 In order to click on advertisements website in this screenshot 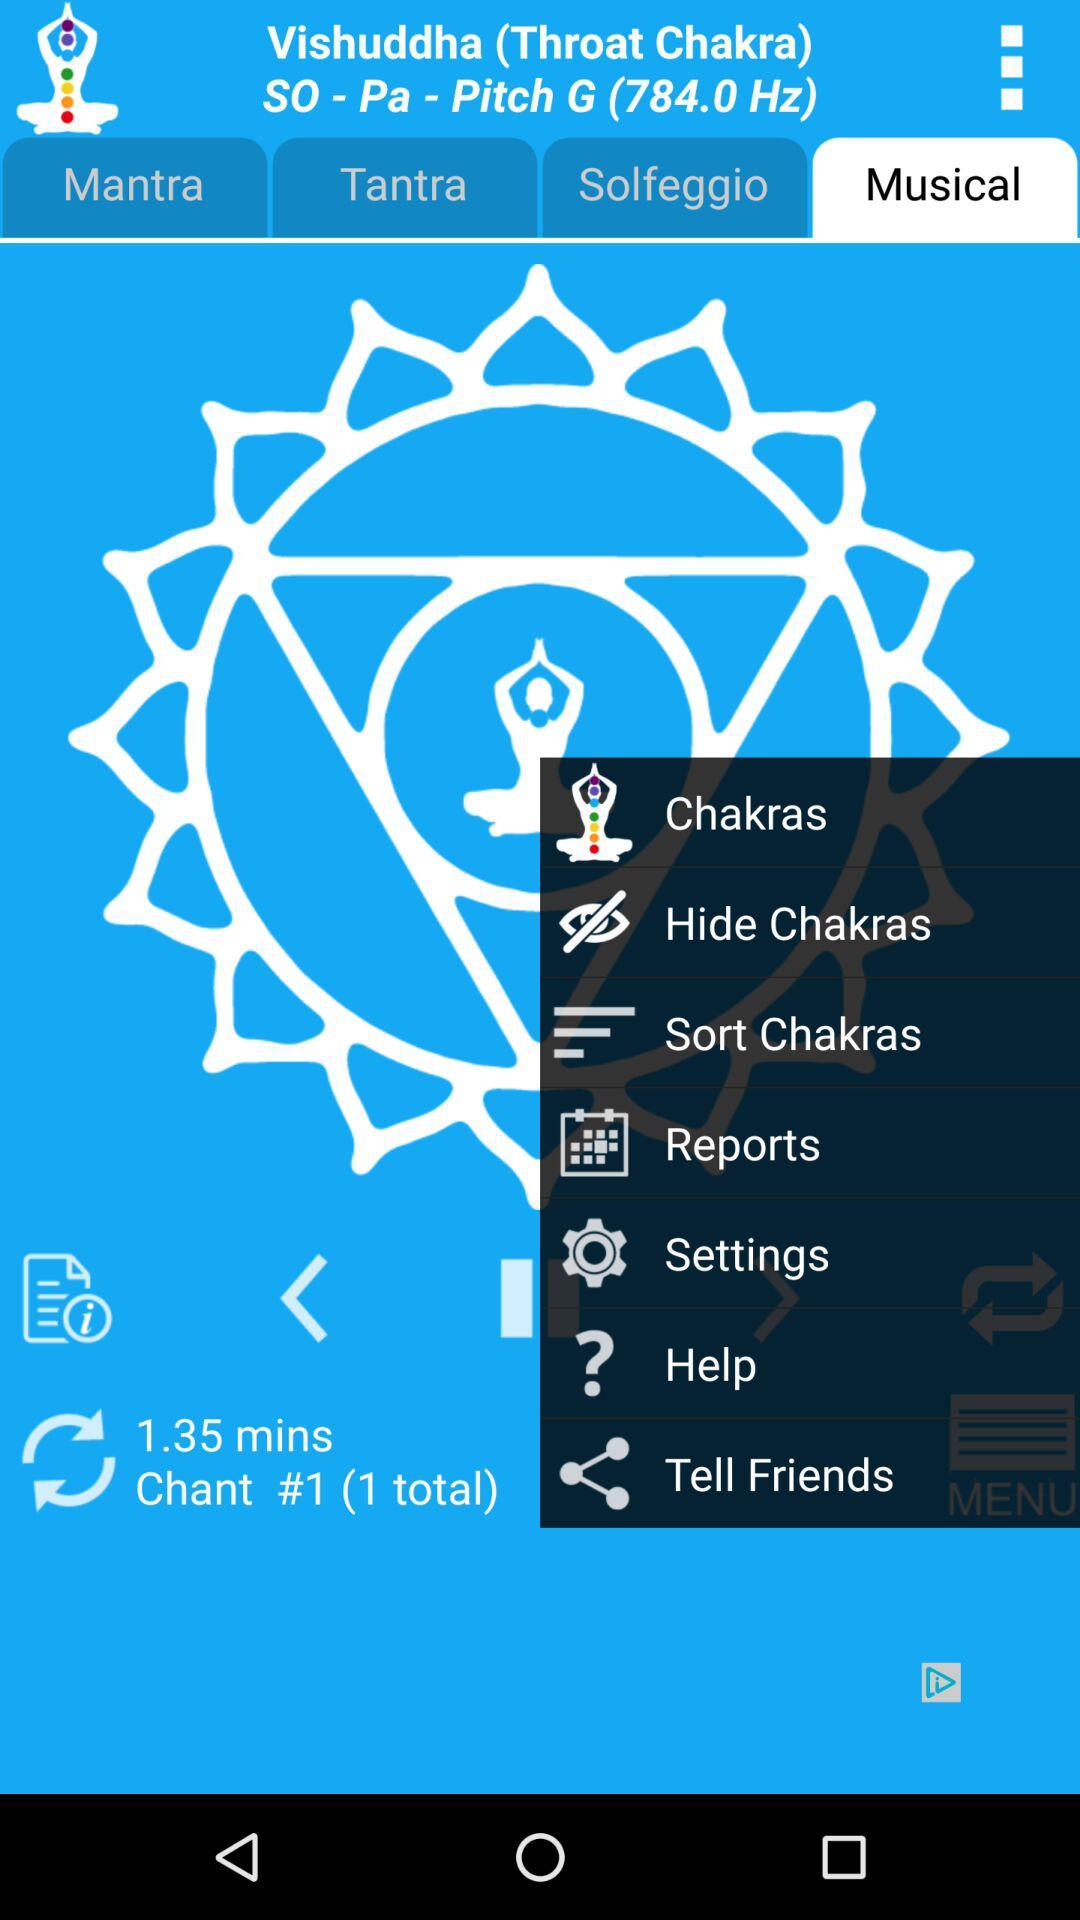, I will do `click(540, 1727)`.